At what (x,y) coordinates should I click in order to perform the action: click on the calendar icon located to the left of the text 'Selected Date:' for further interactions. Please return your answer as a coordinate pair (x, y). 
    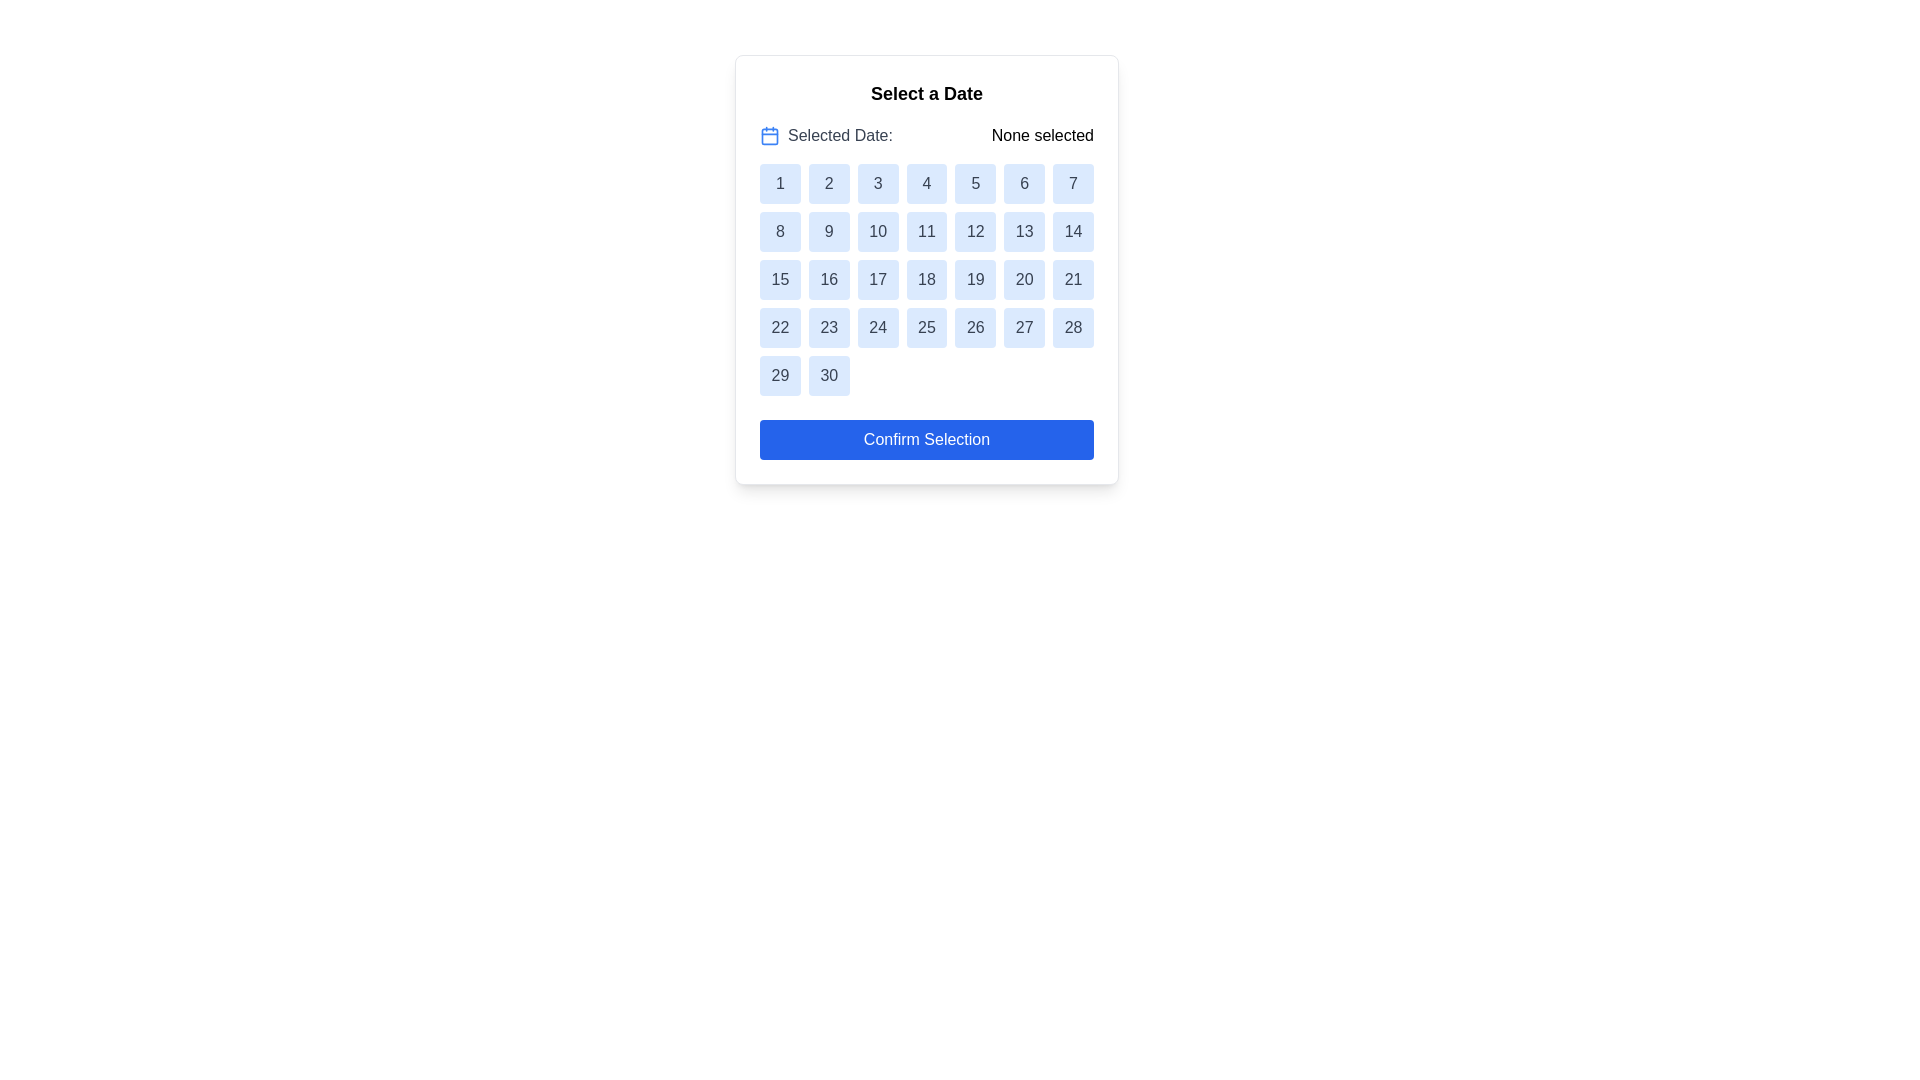
    Looking at the image, I should click on (768, 135).